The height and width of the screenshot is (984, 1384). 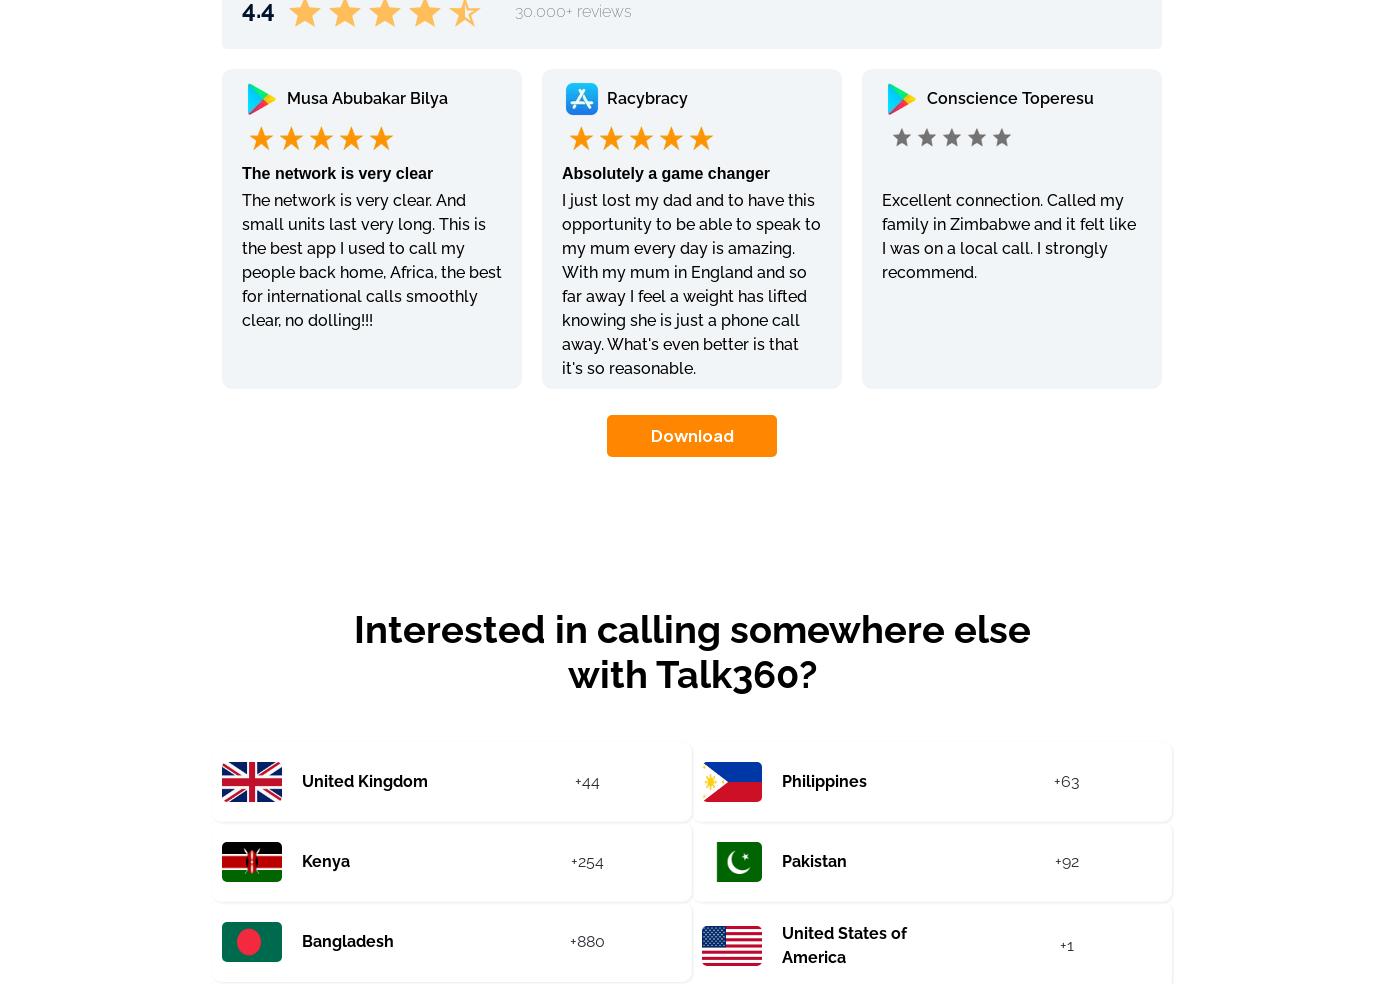 What do you see at coordinates (781, 860) in the screenshot?
I see `'Pakistan'` at bounding box center [781, 860].